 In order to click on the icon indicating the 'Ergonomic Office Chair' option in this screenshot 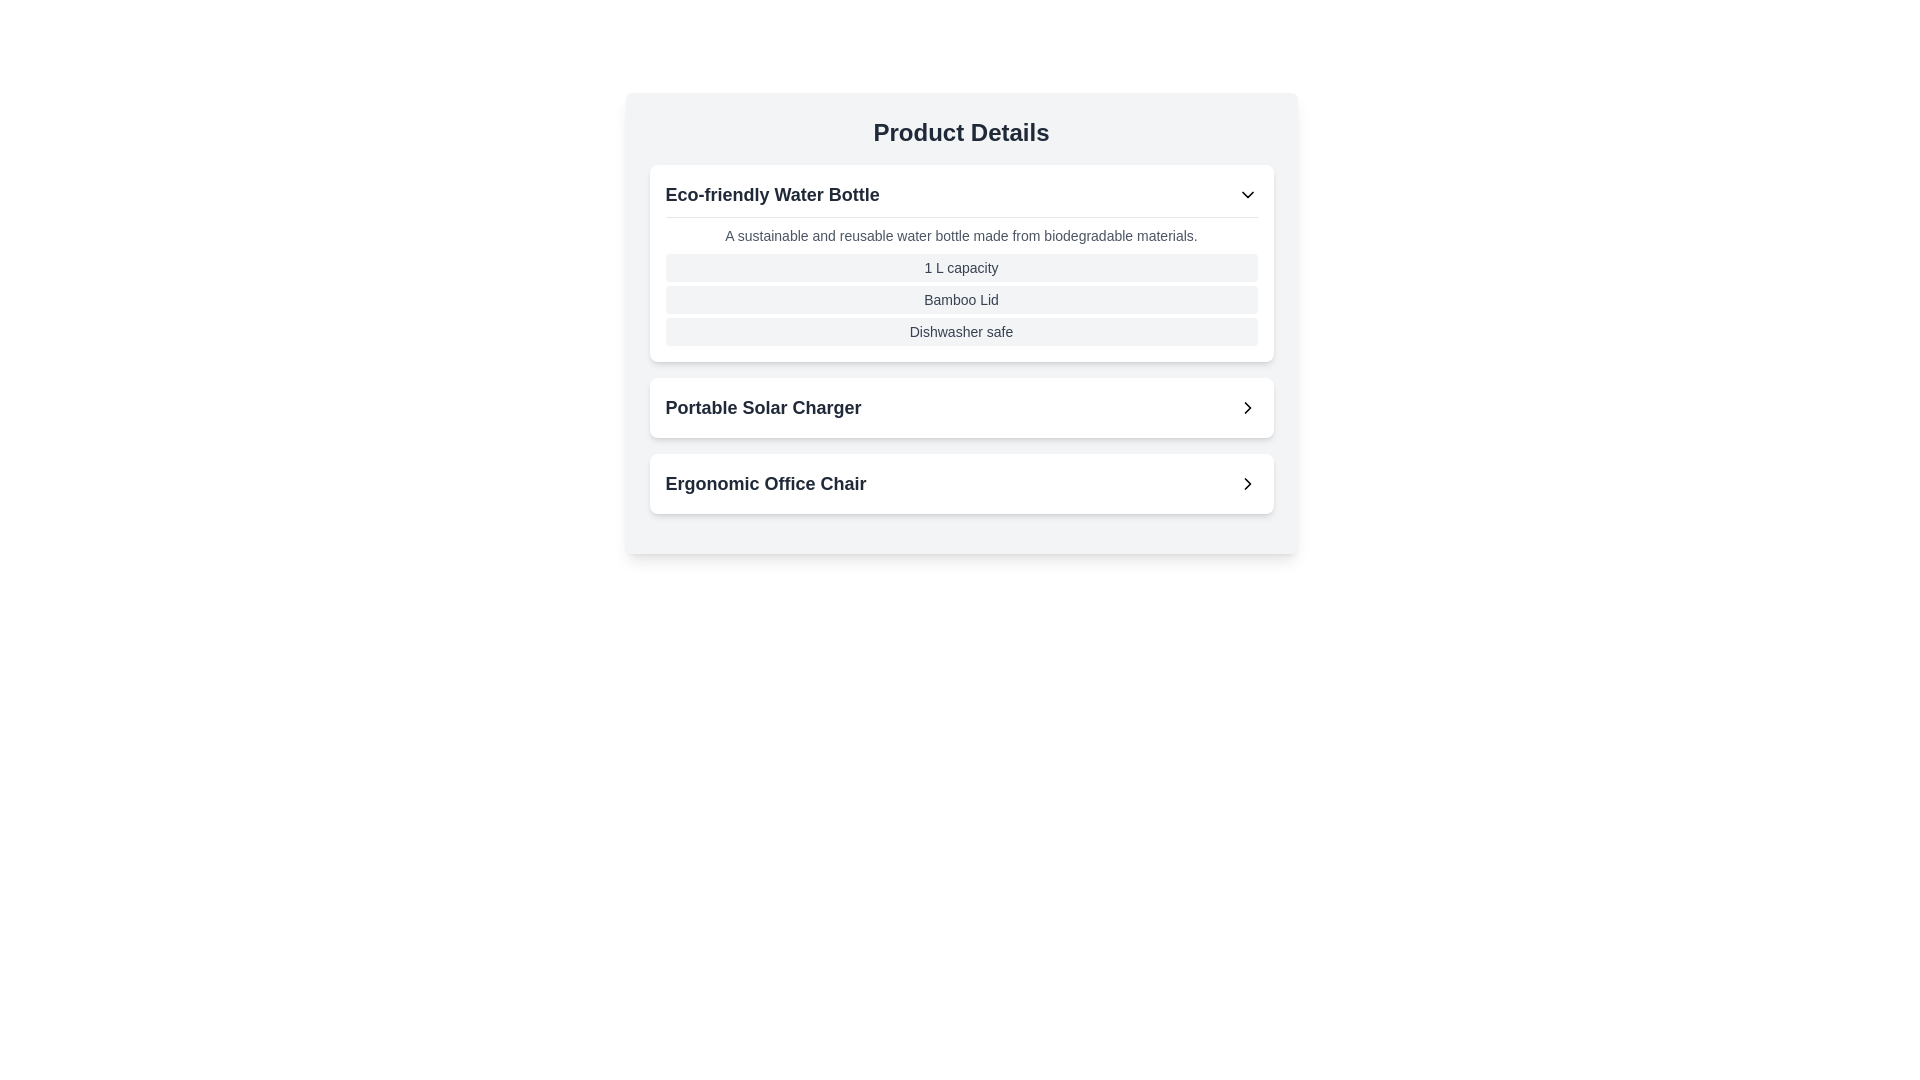, I will do `click(1246, 483)`.